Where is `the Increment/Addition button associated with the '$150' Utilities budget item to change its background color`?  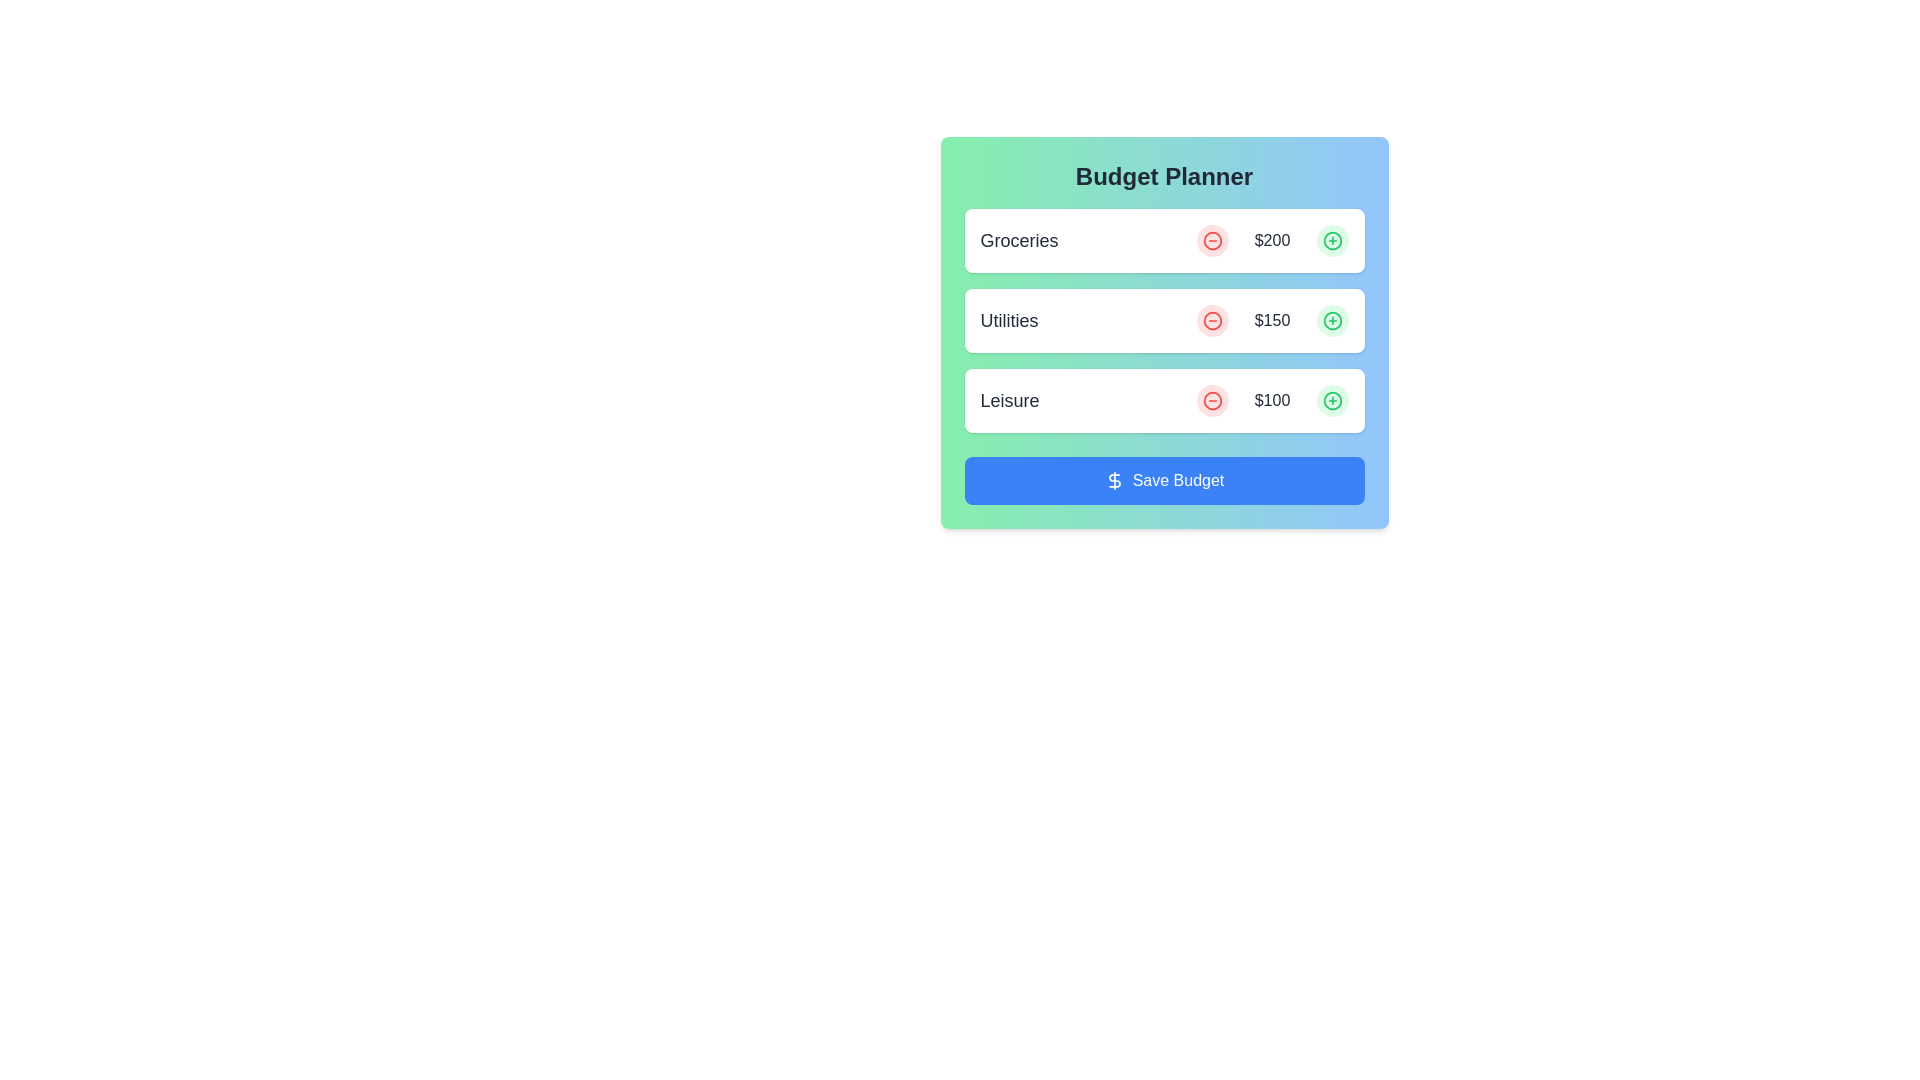
the Increment/Addition button associated with the '$150' Utilities budget item to change its background color is located at coordinates (1332, 319).